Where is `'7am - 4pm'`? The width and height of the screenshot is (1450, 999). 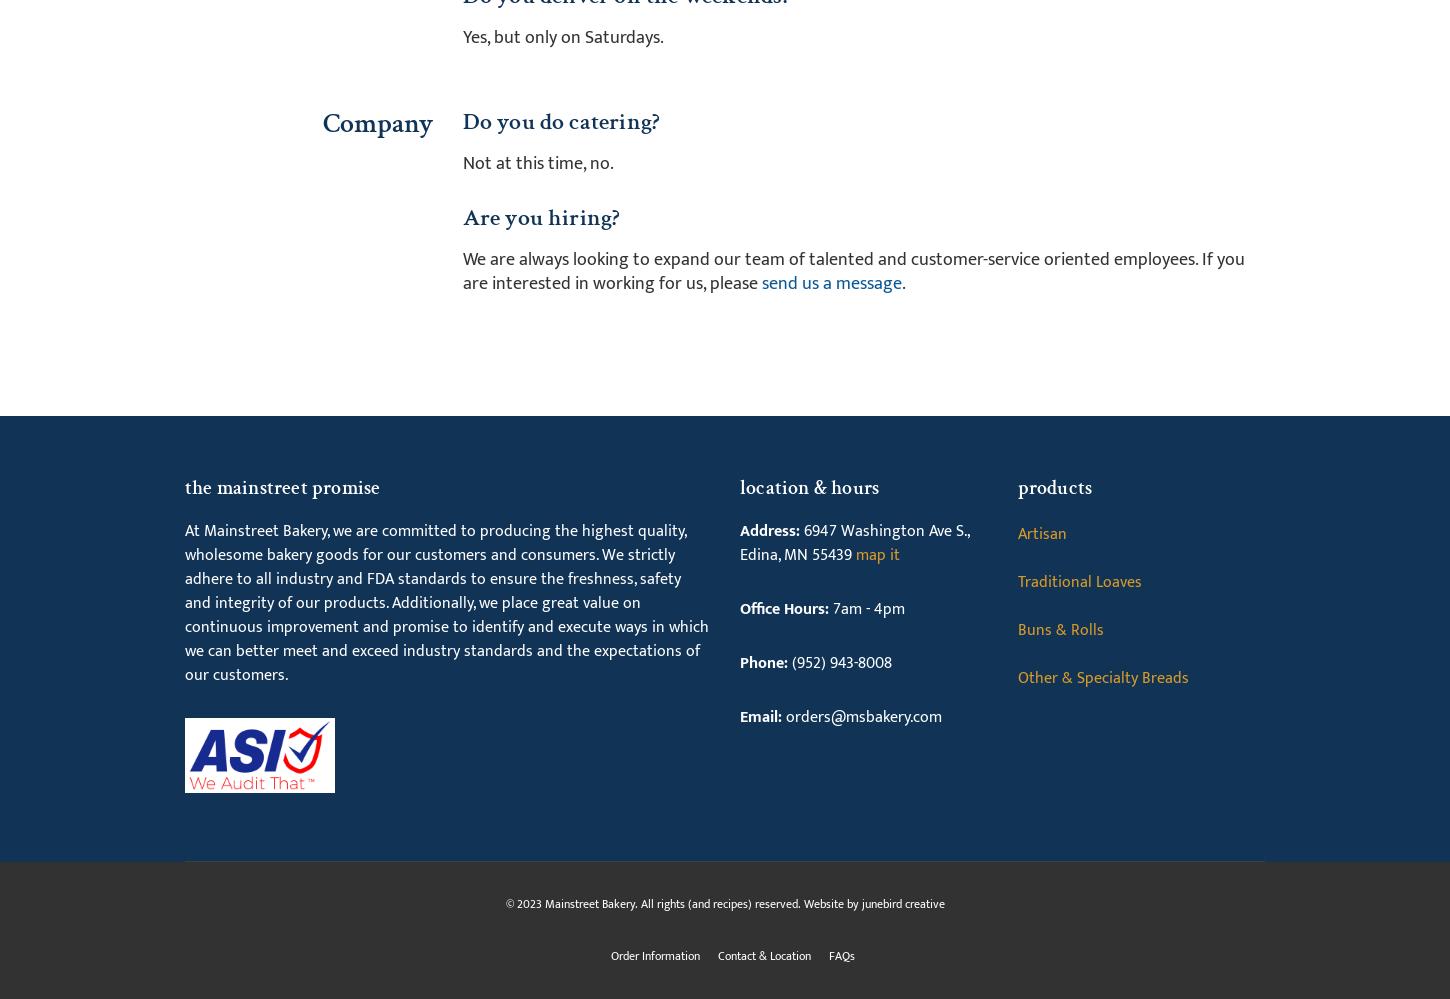 '7am - 4pm' is located at coordinates (865, 608).